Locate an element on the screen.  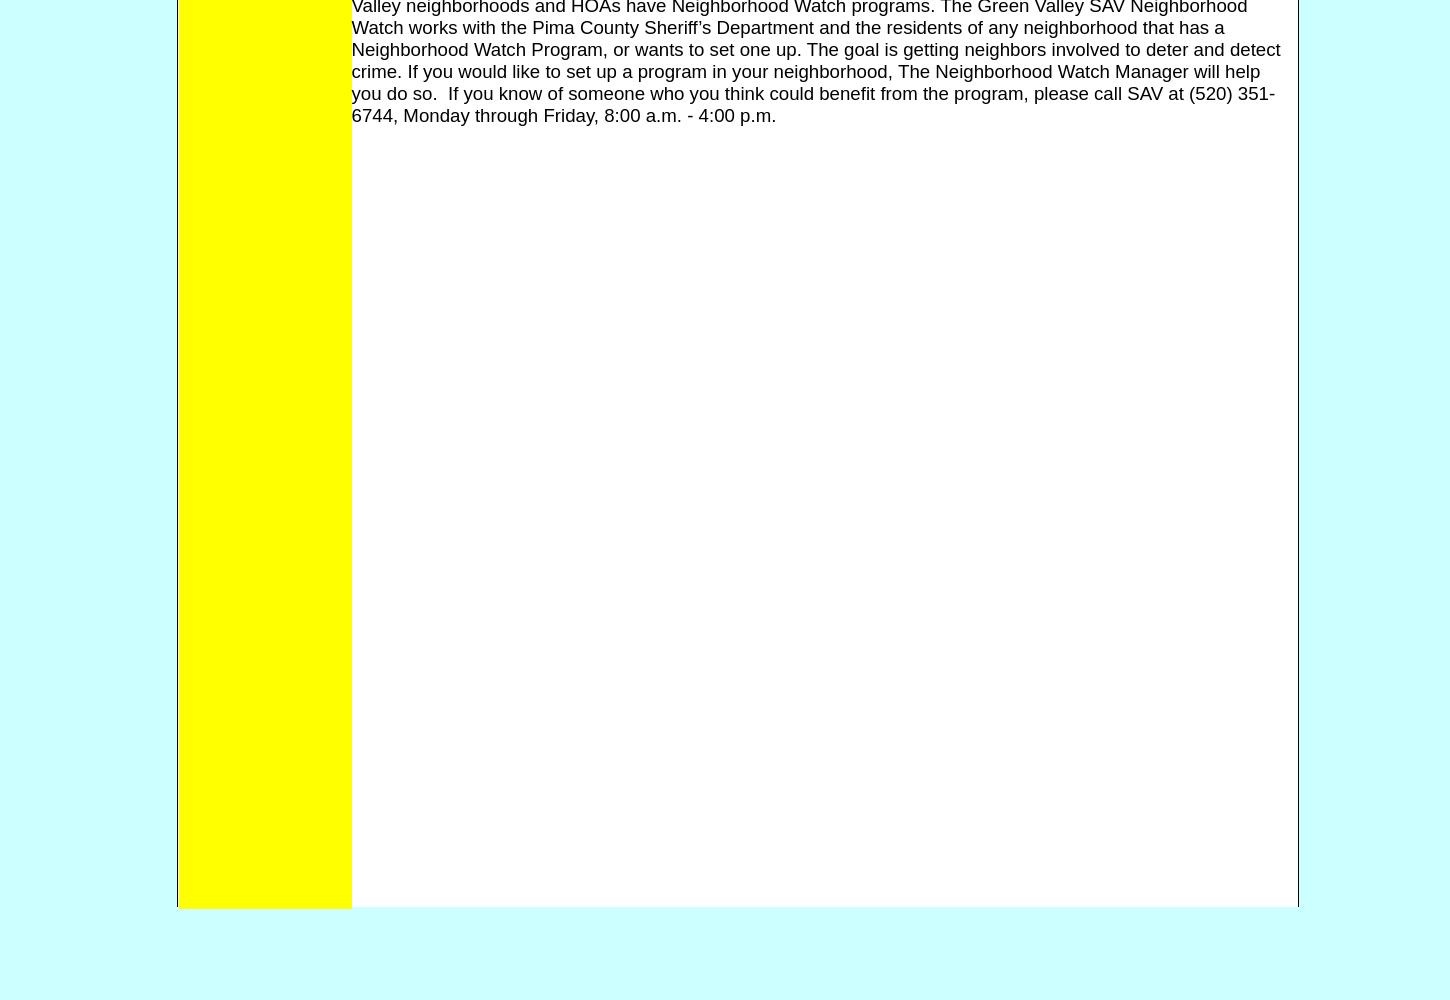
'- 4:00 p' is located at coordinates (717, 113).